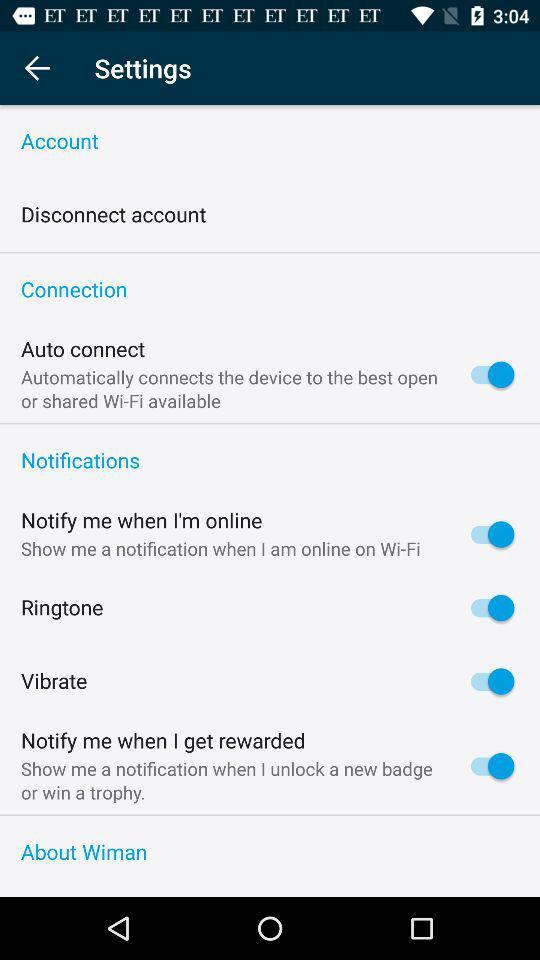 This screenshot has width=540, height=960. What do you see at coordinates (270, 289) in the screenshot?
I see `the icon above auto connect item` at bounding box center [270, 289].